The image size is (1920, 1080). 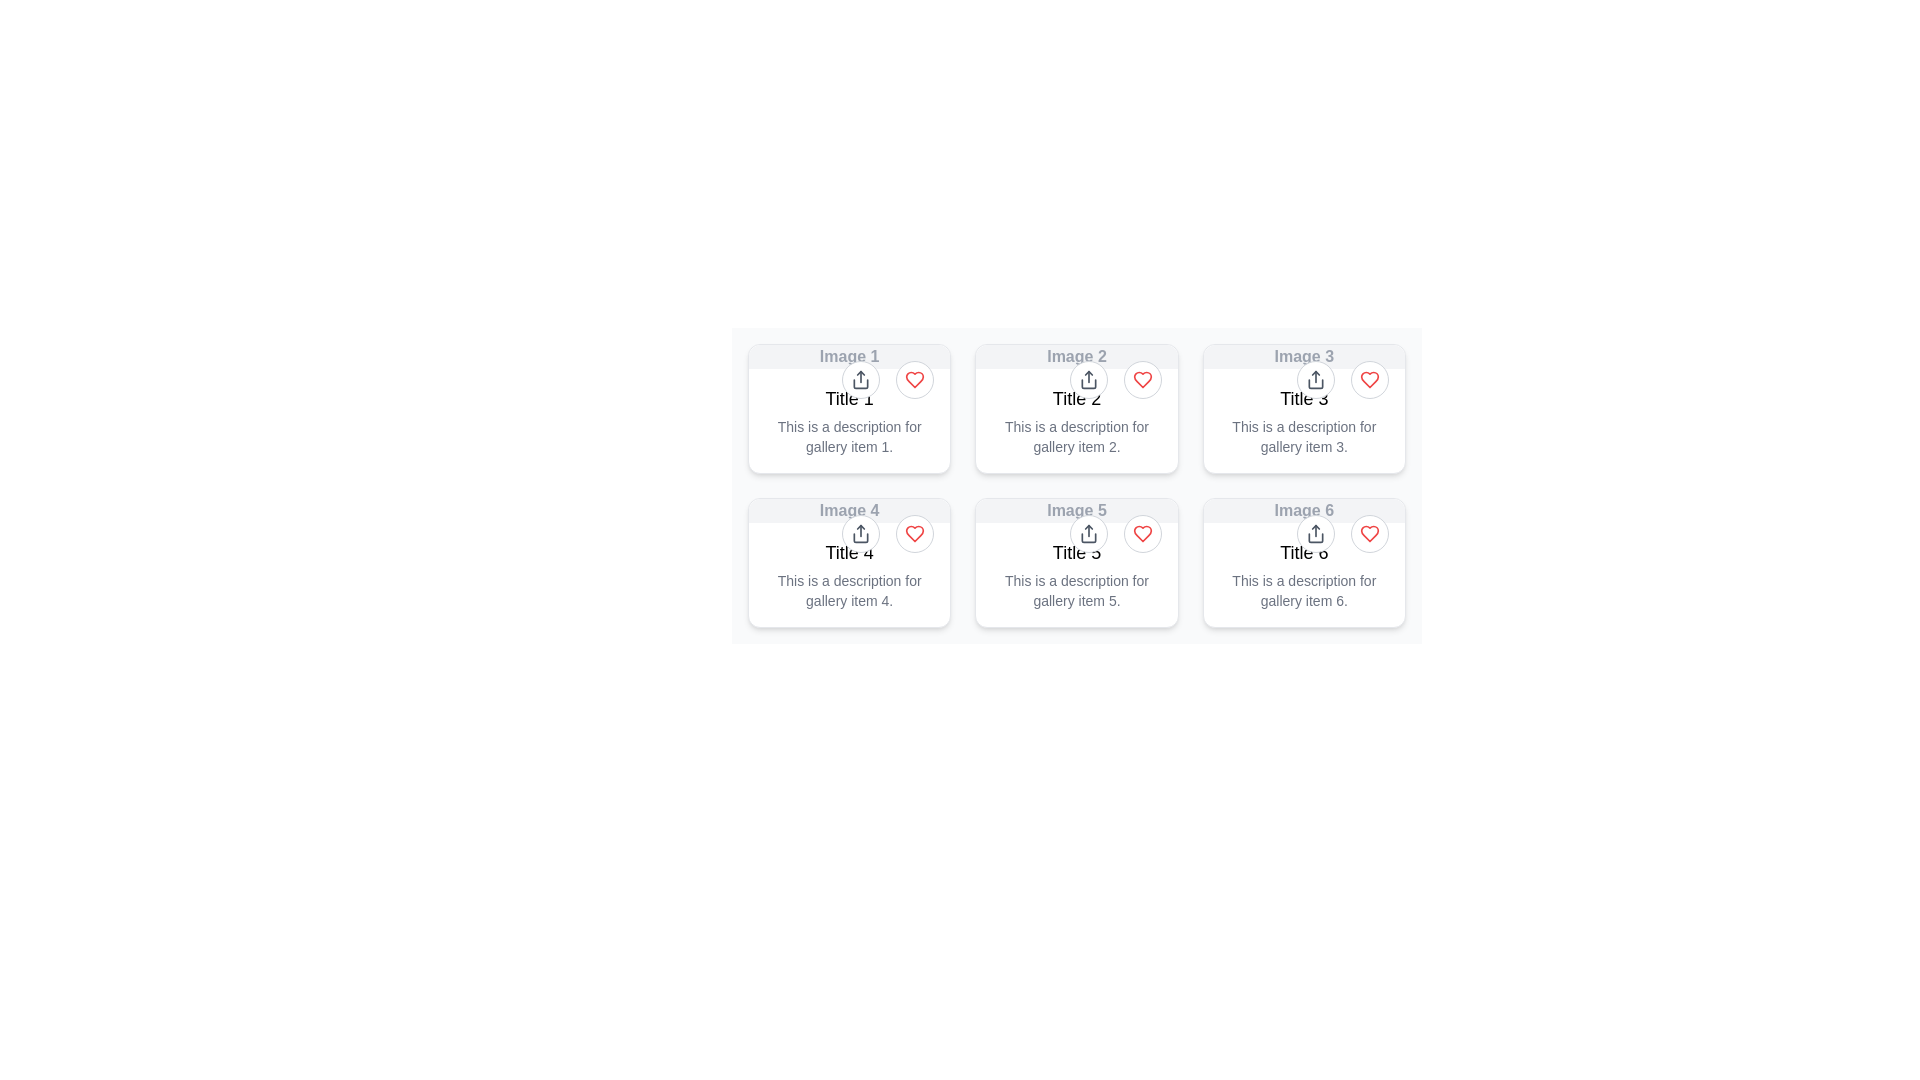 I want to click on the static text label that serves as the title for gallery item 5, positioned above the description text, so click(x=1075, y=552).